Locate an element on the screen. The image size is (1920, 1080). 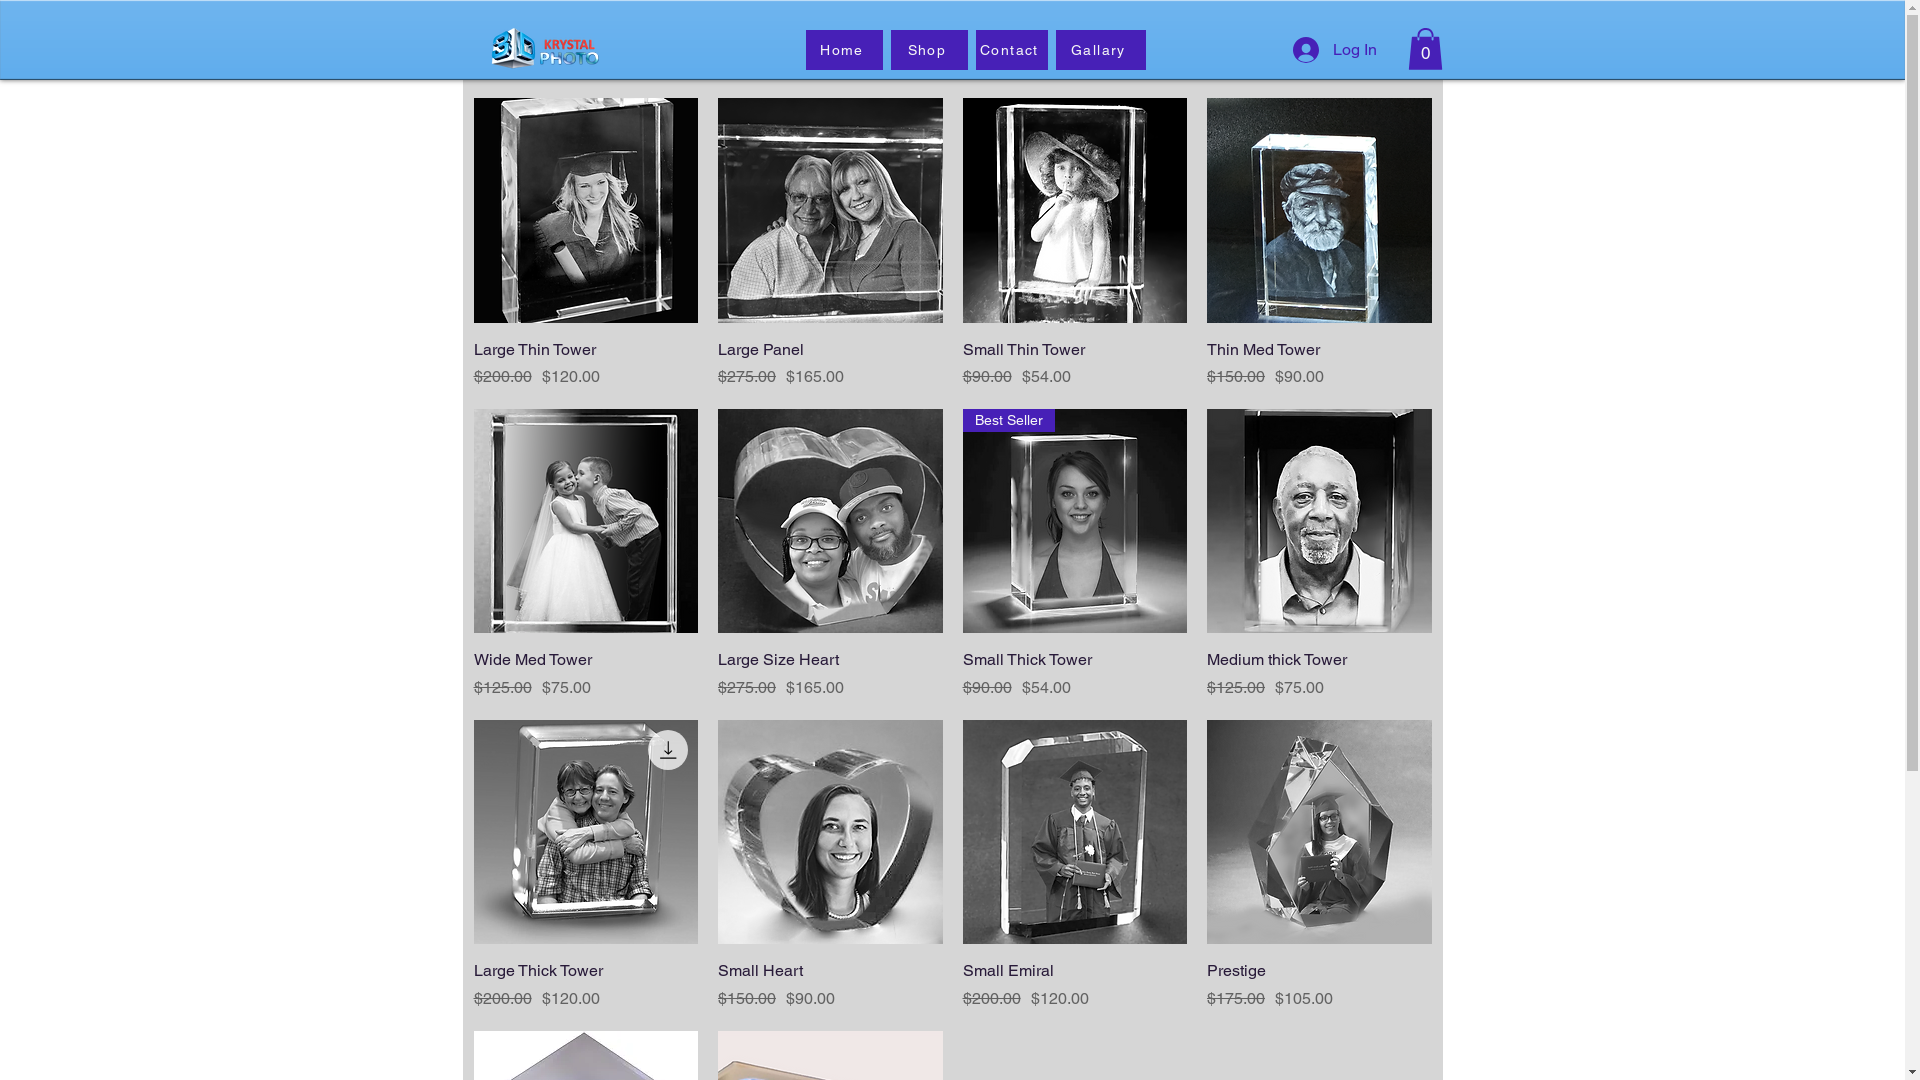
'Best Seller' is located at coordinates (1073, 520).